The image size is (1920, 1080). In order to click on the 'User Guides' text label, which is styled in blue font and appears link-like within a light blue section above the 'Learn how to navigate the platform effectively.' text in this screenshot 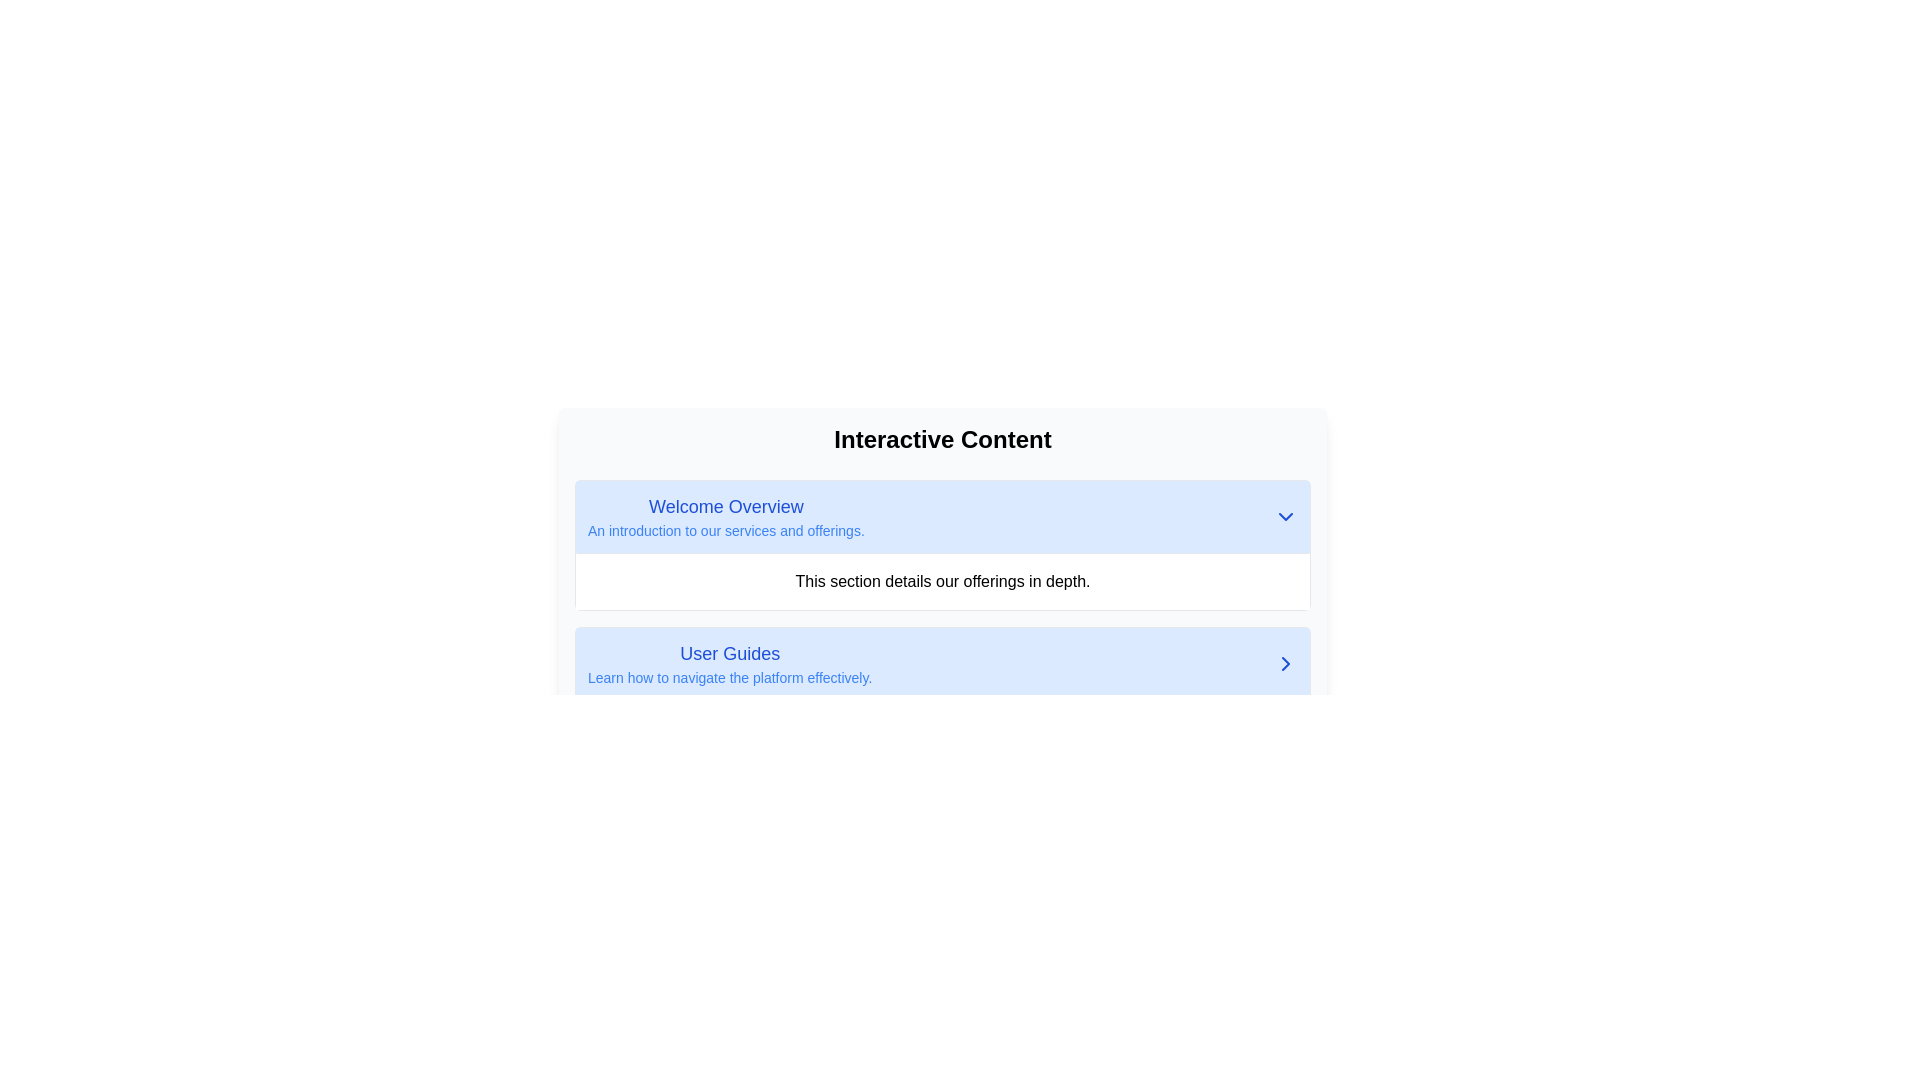, I will do `click(729, 654)`.